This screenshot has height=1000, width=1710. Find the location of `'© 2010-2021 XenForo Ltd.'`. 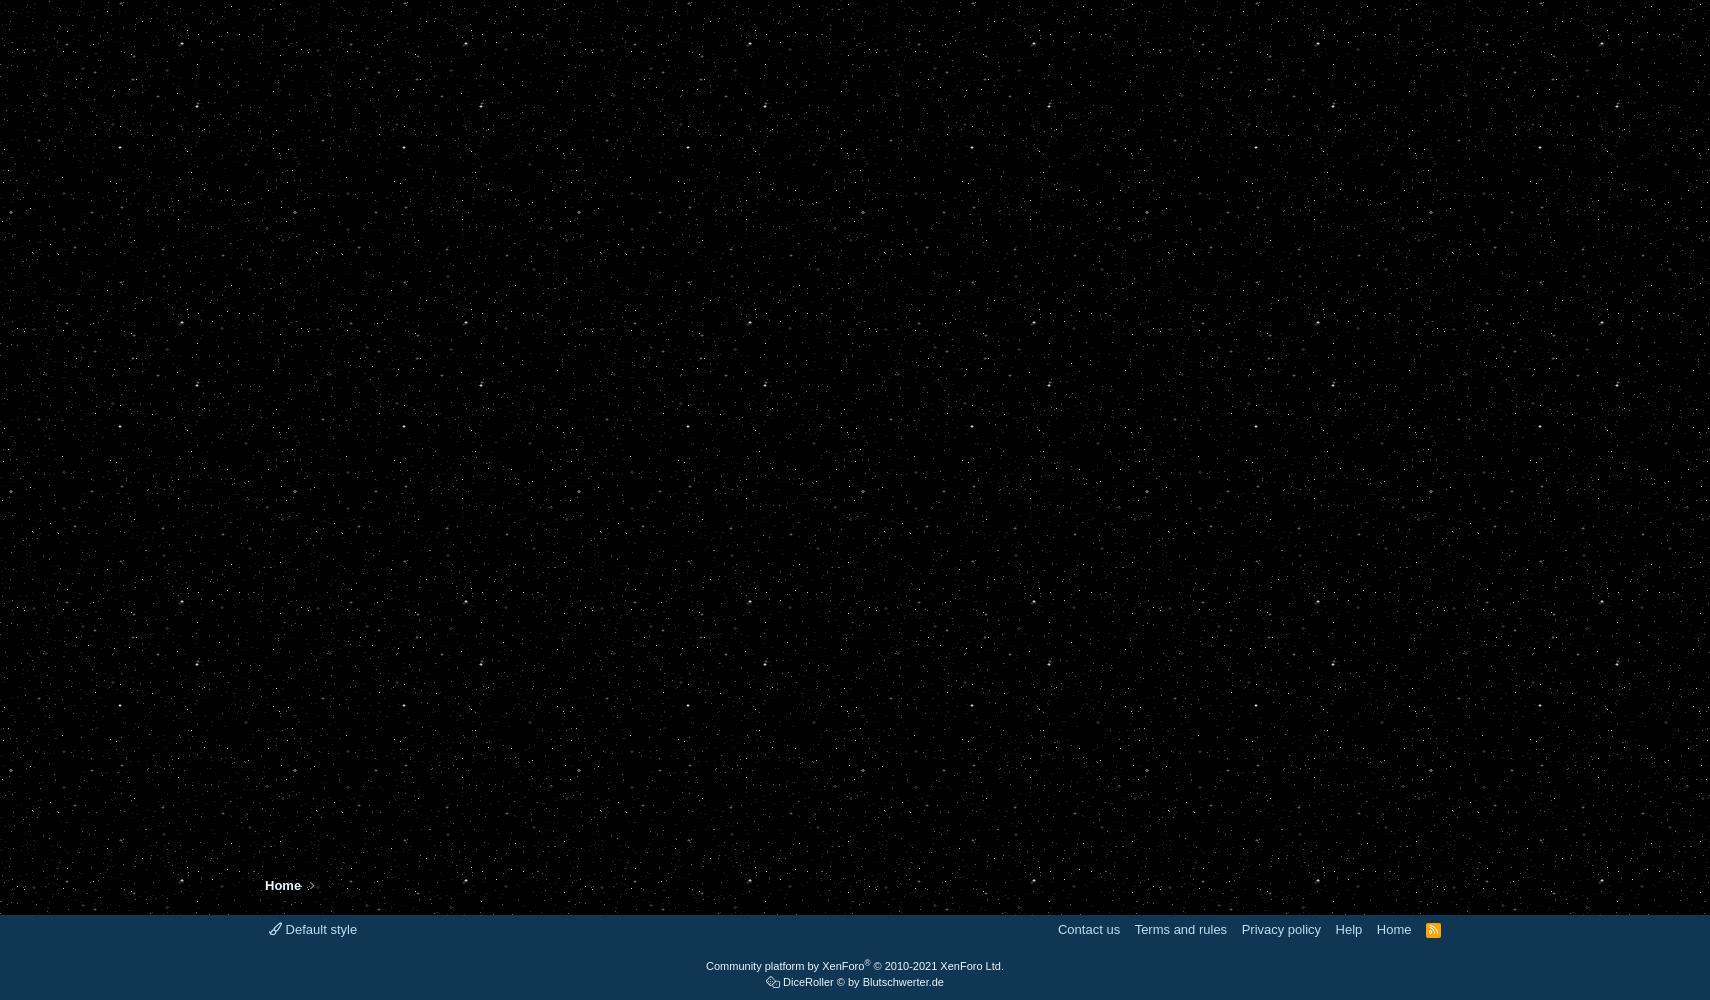

'© 2010-2021 XenForo Ltd.' is located at coordinates (936, 965).